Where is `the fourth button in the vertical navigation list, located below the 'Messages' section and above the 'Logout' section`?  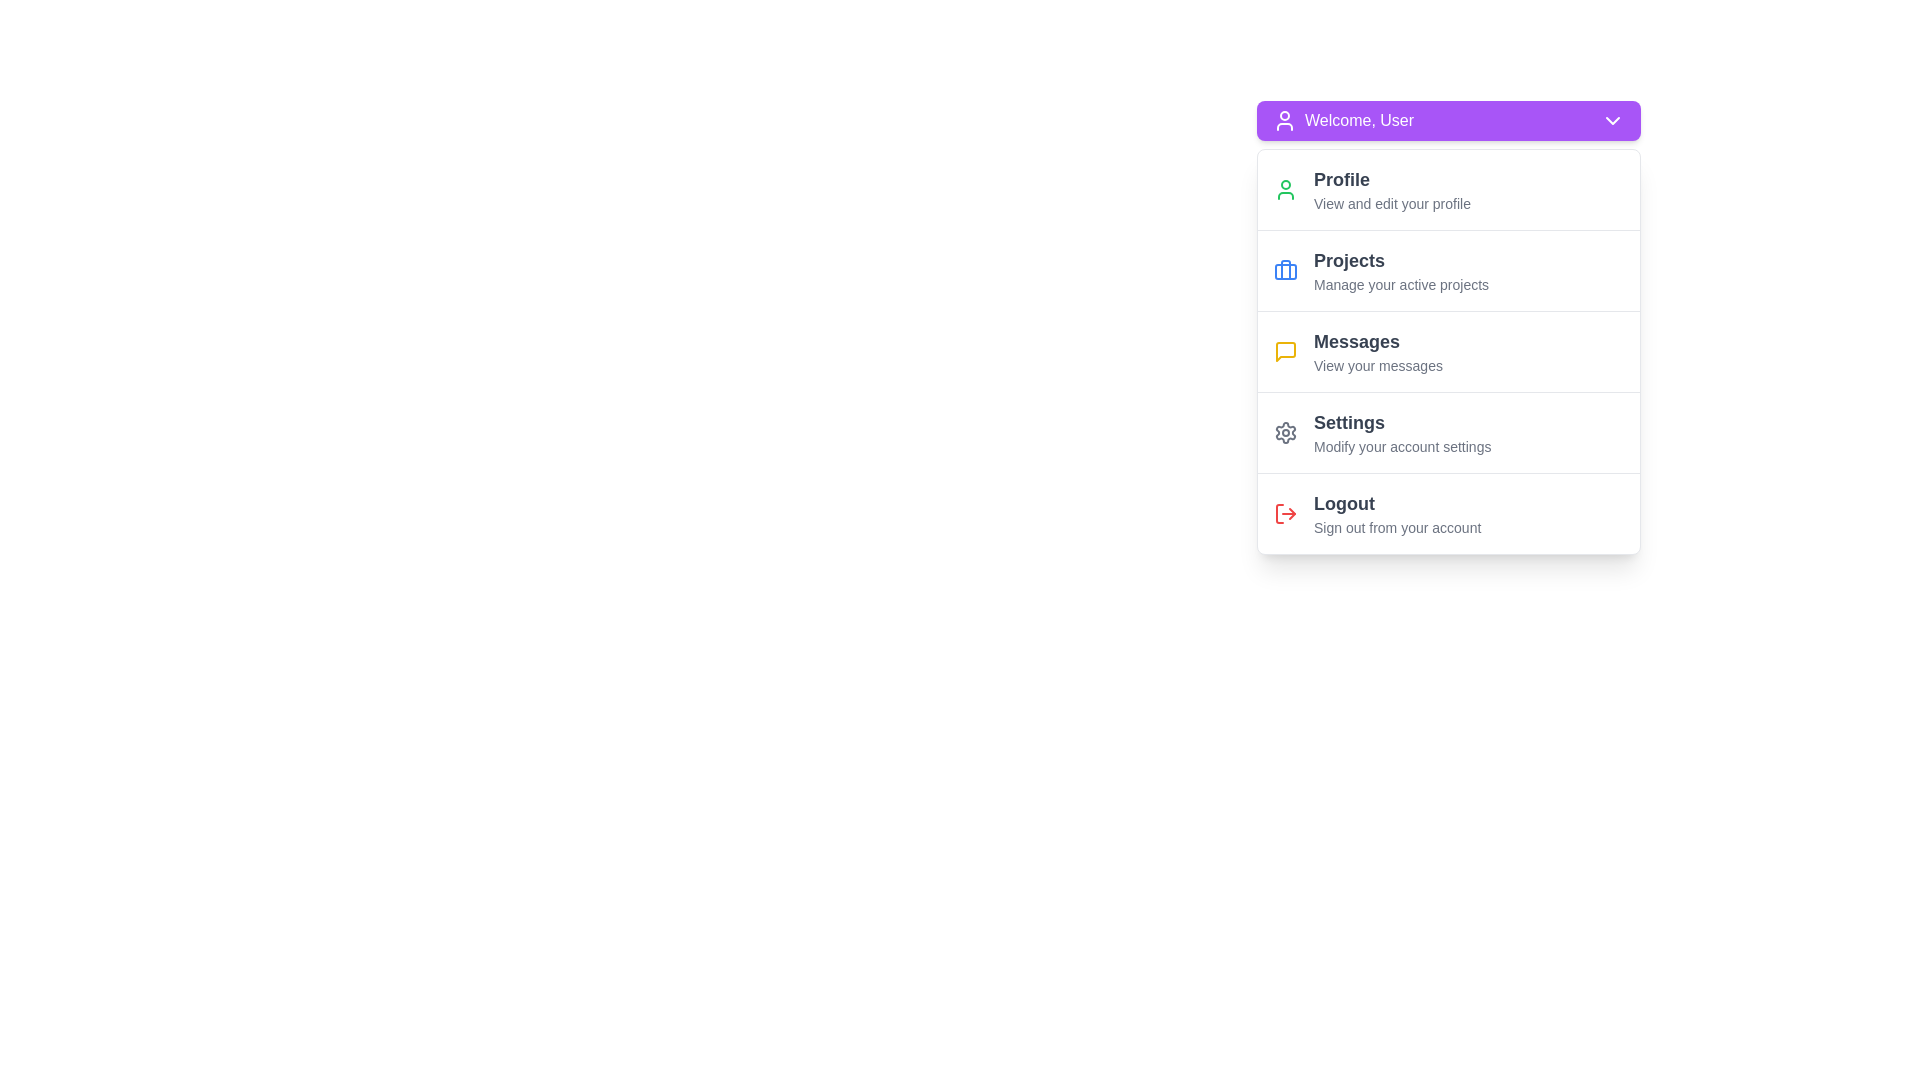 the fourth button in the vertical navigation list, located below the 'Messages' section and above the 'Logout' section is located at coordinates (1449, 431).